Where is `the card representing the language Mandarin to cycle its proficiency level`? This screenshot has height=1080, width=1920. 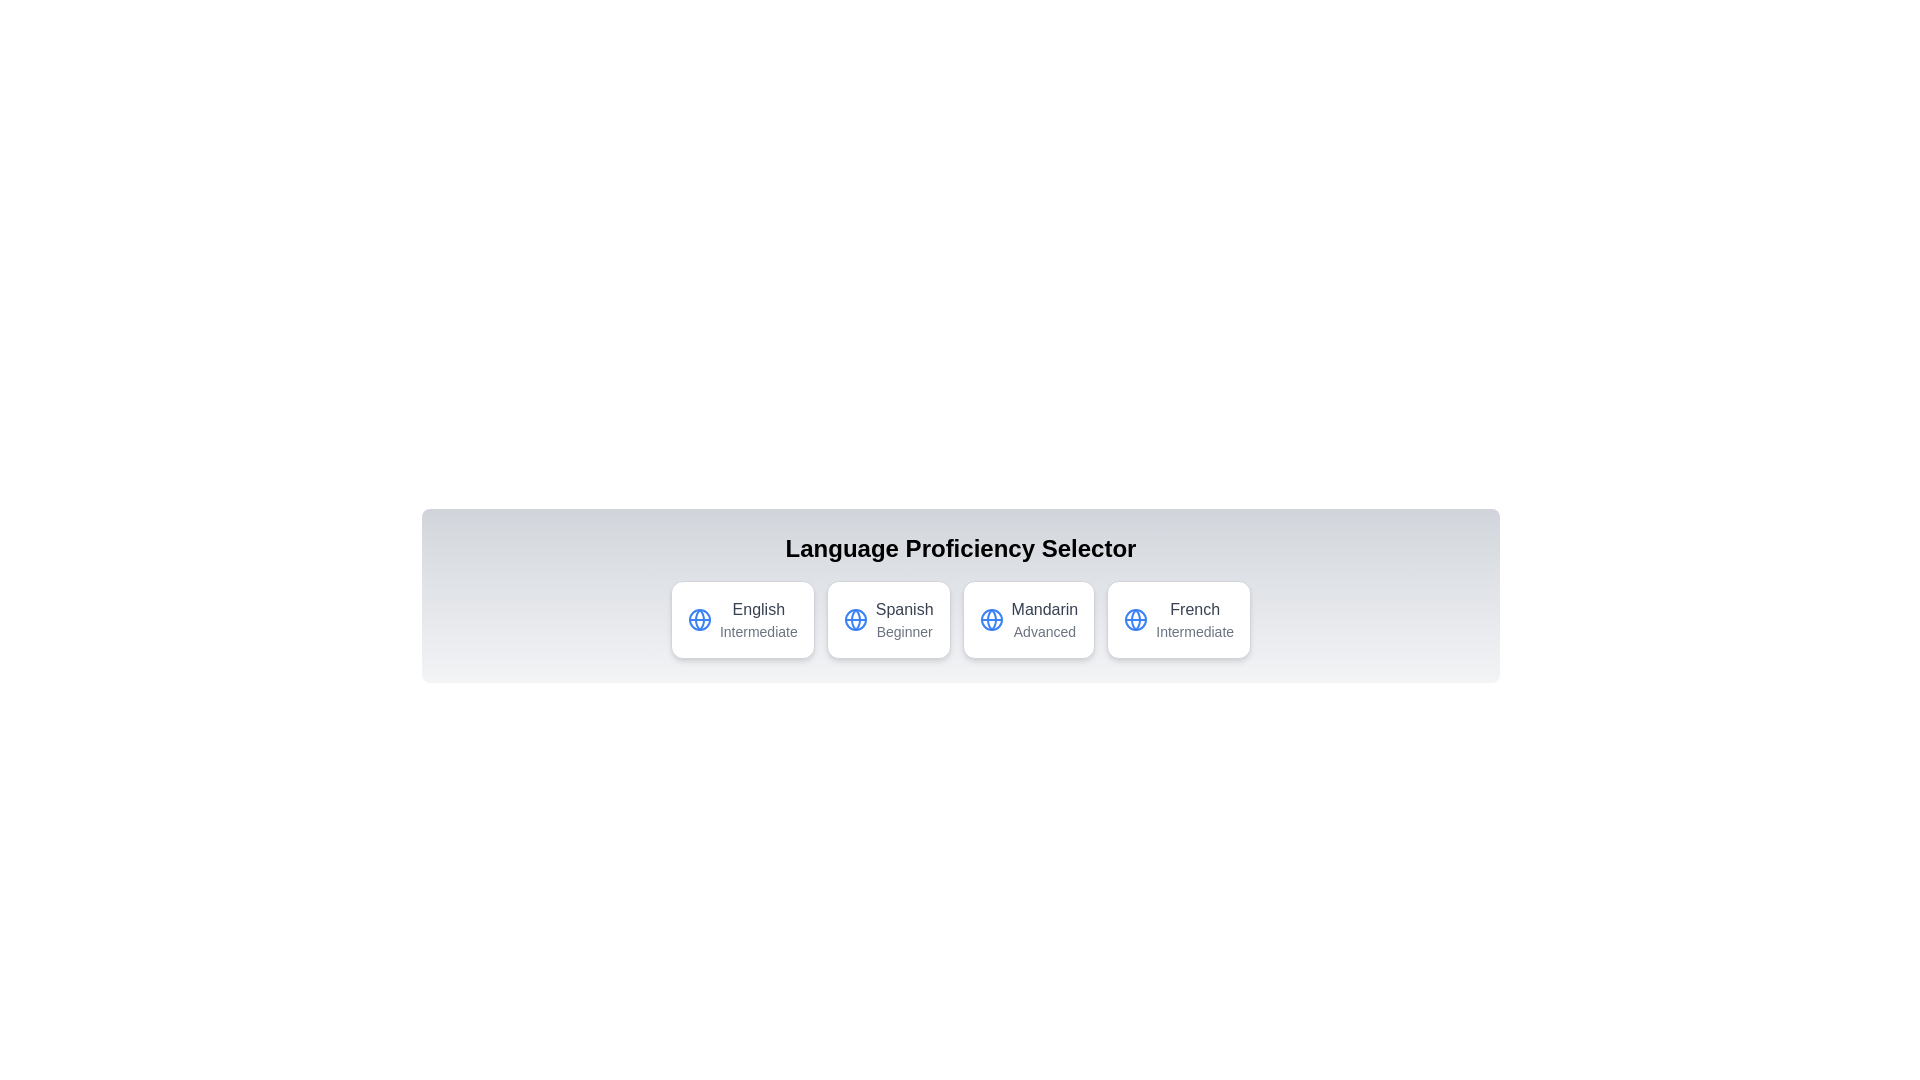 the card representing the language Mandarin to cycle its proficiency level is located at coordinates (1028, 619).